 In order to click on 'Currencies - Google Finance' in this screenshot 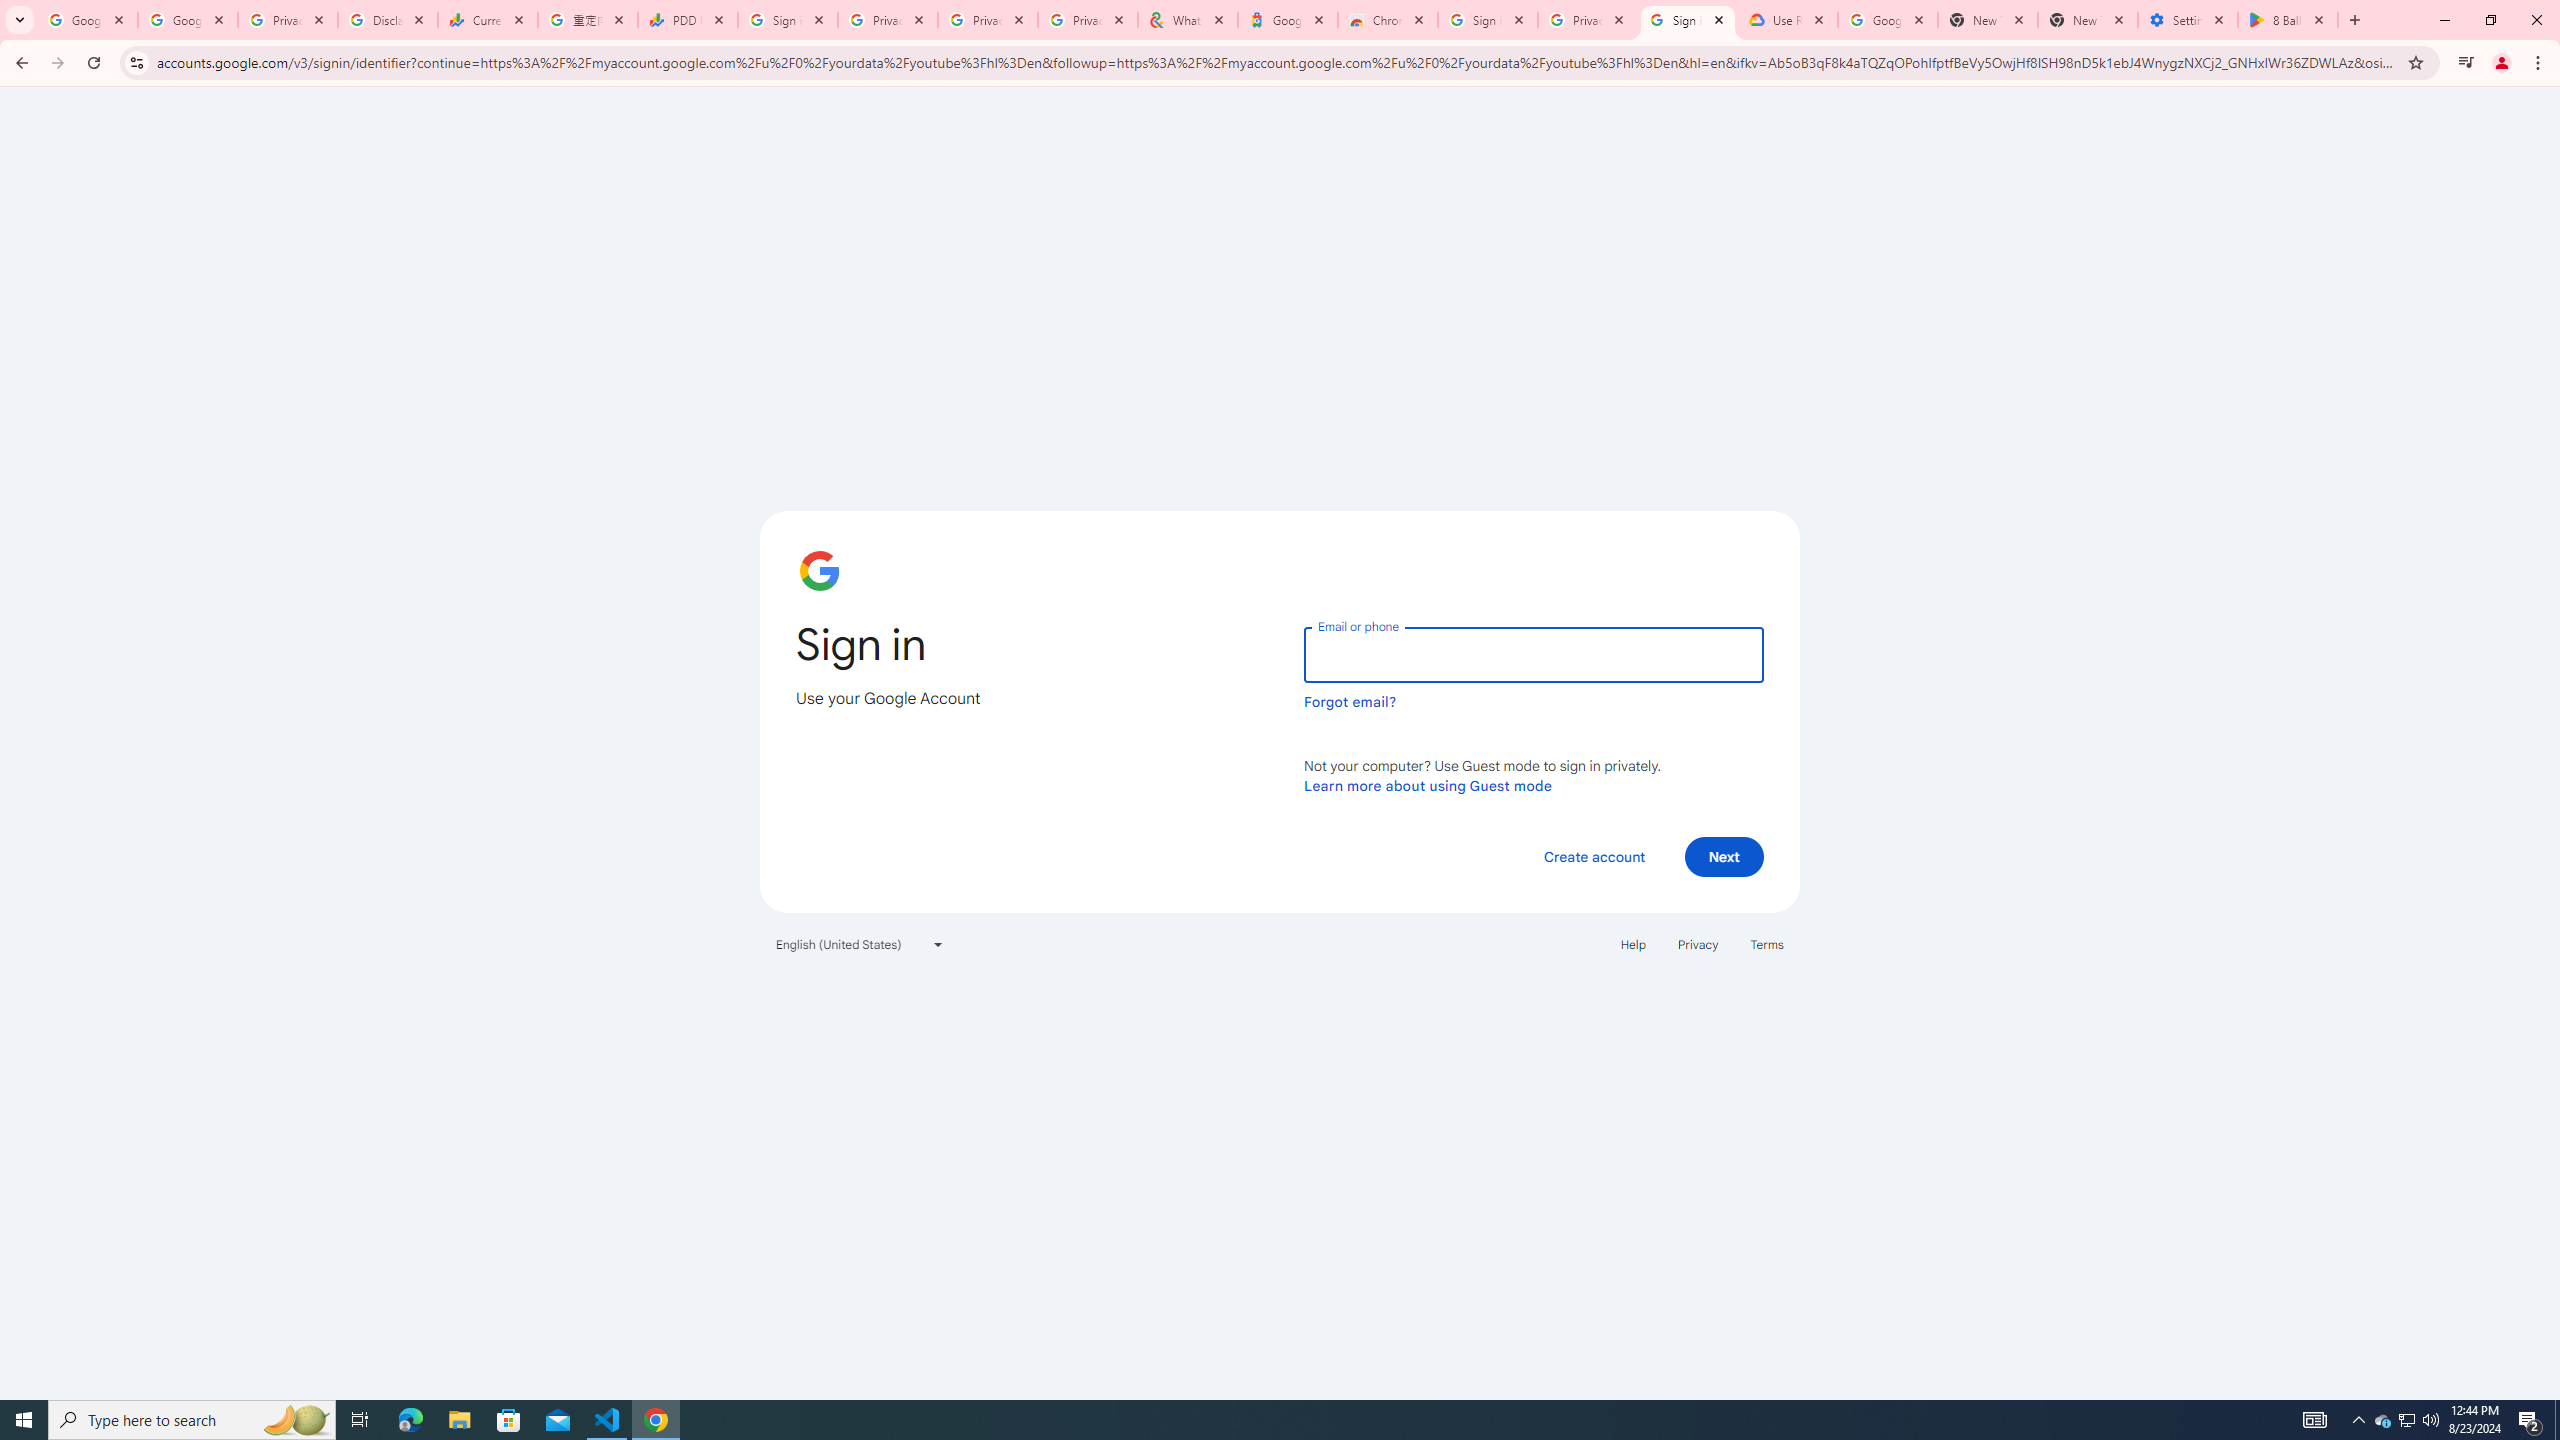, I will do `click(488, 19)`.